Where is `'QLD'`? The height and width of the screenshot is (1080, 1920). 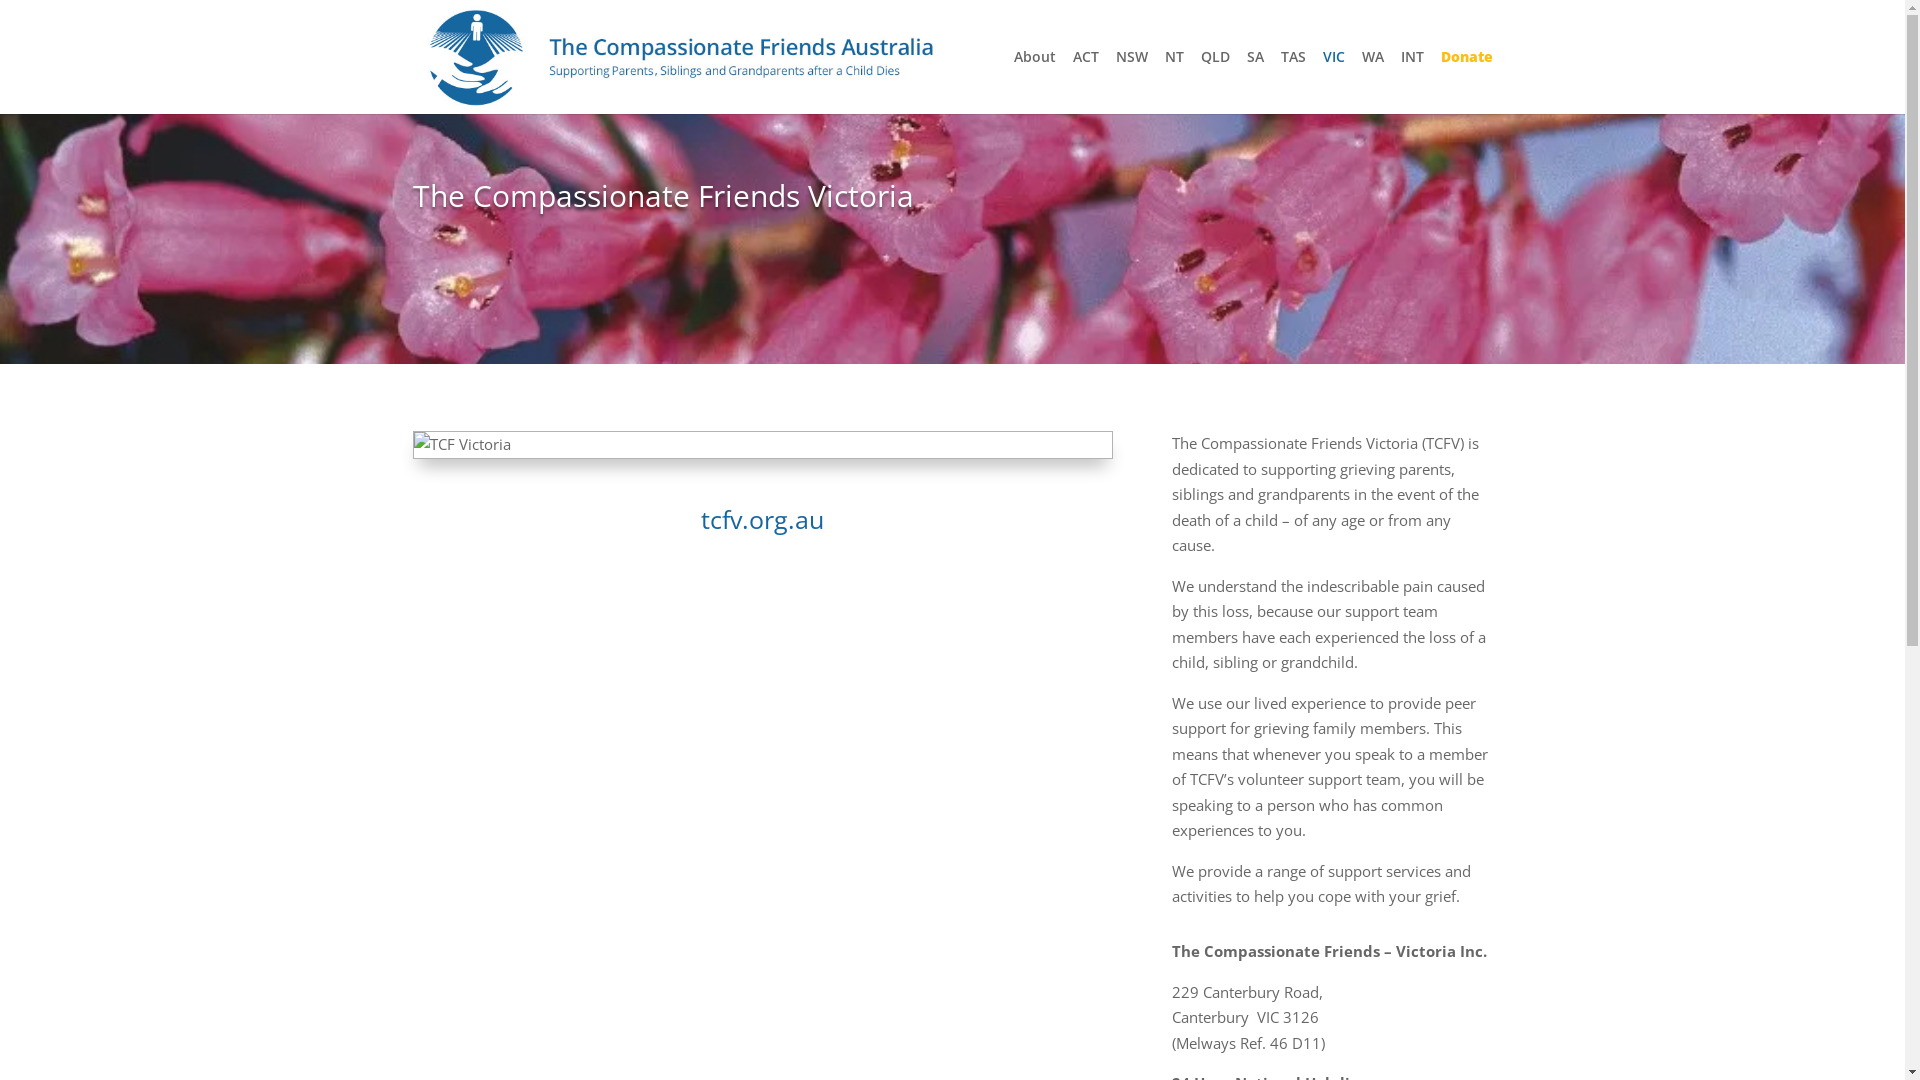 'QLD' is located at coordinates (1213, 80).